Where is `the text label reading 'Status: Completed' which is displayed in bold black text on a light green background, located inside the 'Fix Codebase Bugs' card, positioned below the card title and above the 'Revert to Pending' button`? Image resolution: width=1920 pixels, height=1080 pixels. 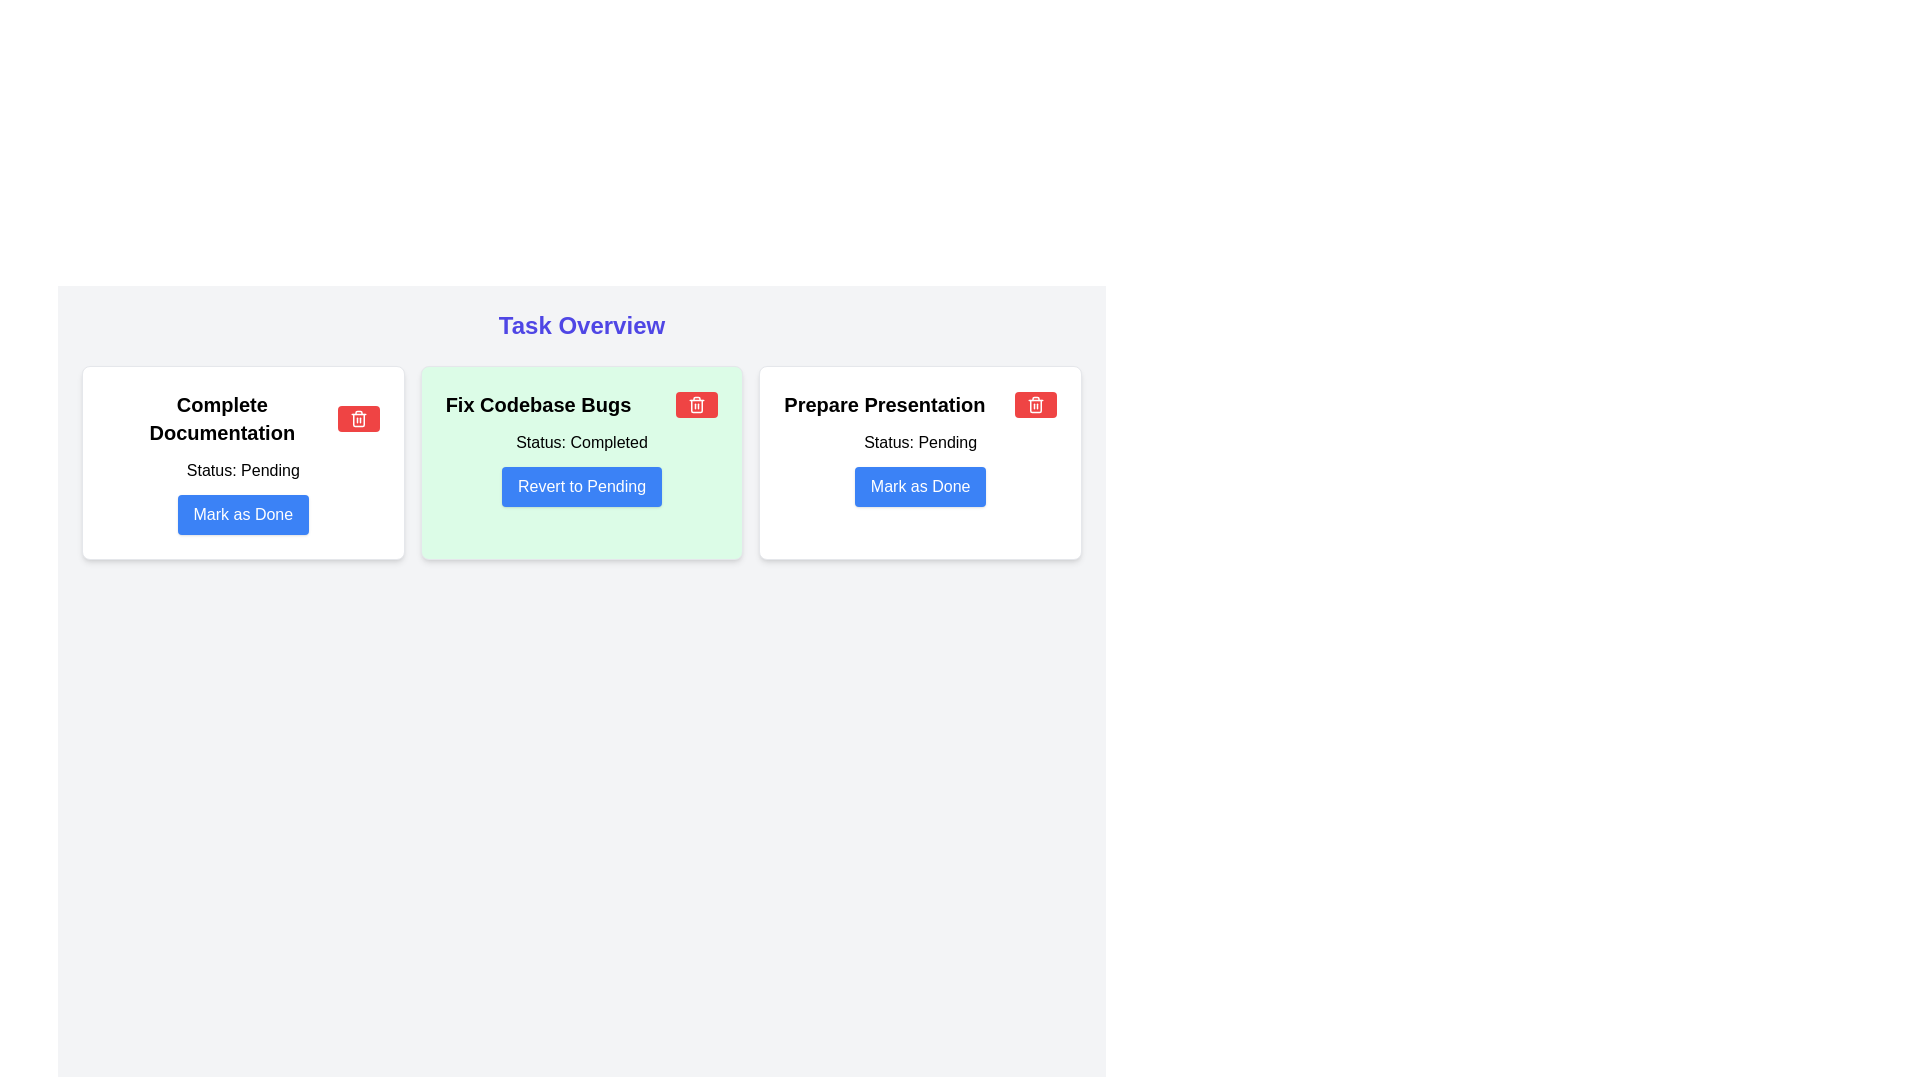
the text label reading 'Status: Completed' which is displayed in bold black text on a light green background, located inside the 'Fix Codebase Bugs' card, positioned below the card title and above the 'Revert to Pending' button is located at coordinates (580, 442).